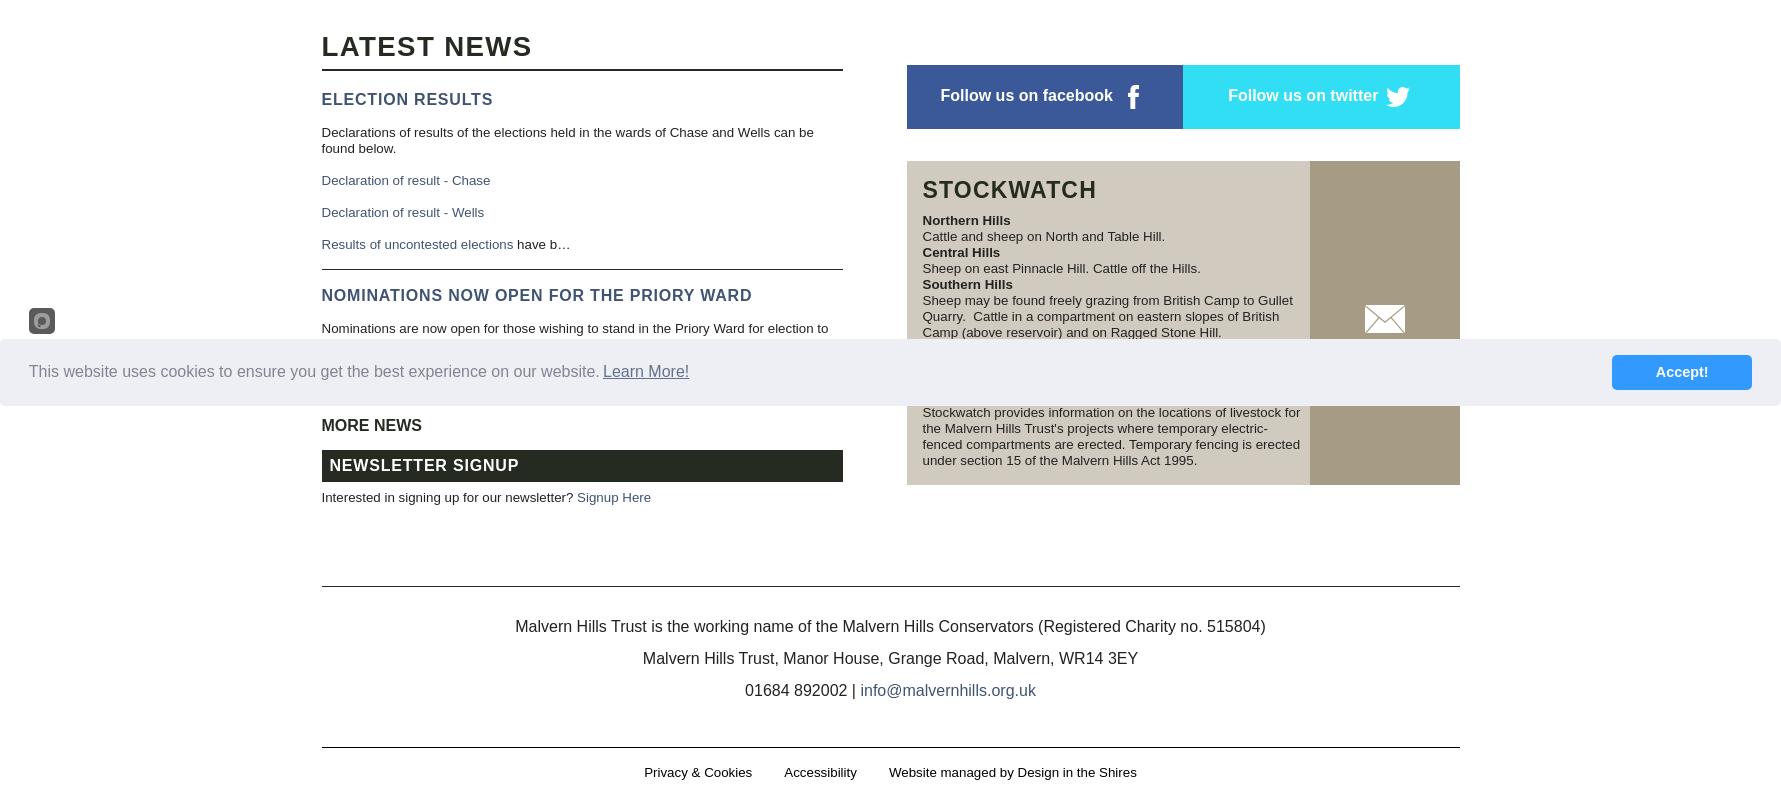 This screenshot has height=797, width=1781. What do you see at coordinates (536, 295) in the screenshot?
I see `'Nominations now open for the Priory Ward'` at bounding box center [536, 295].